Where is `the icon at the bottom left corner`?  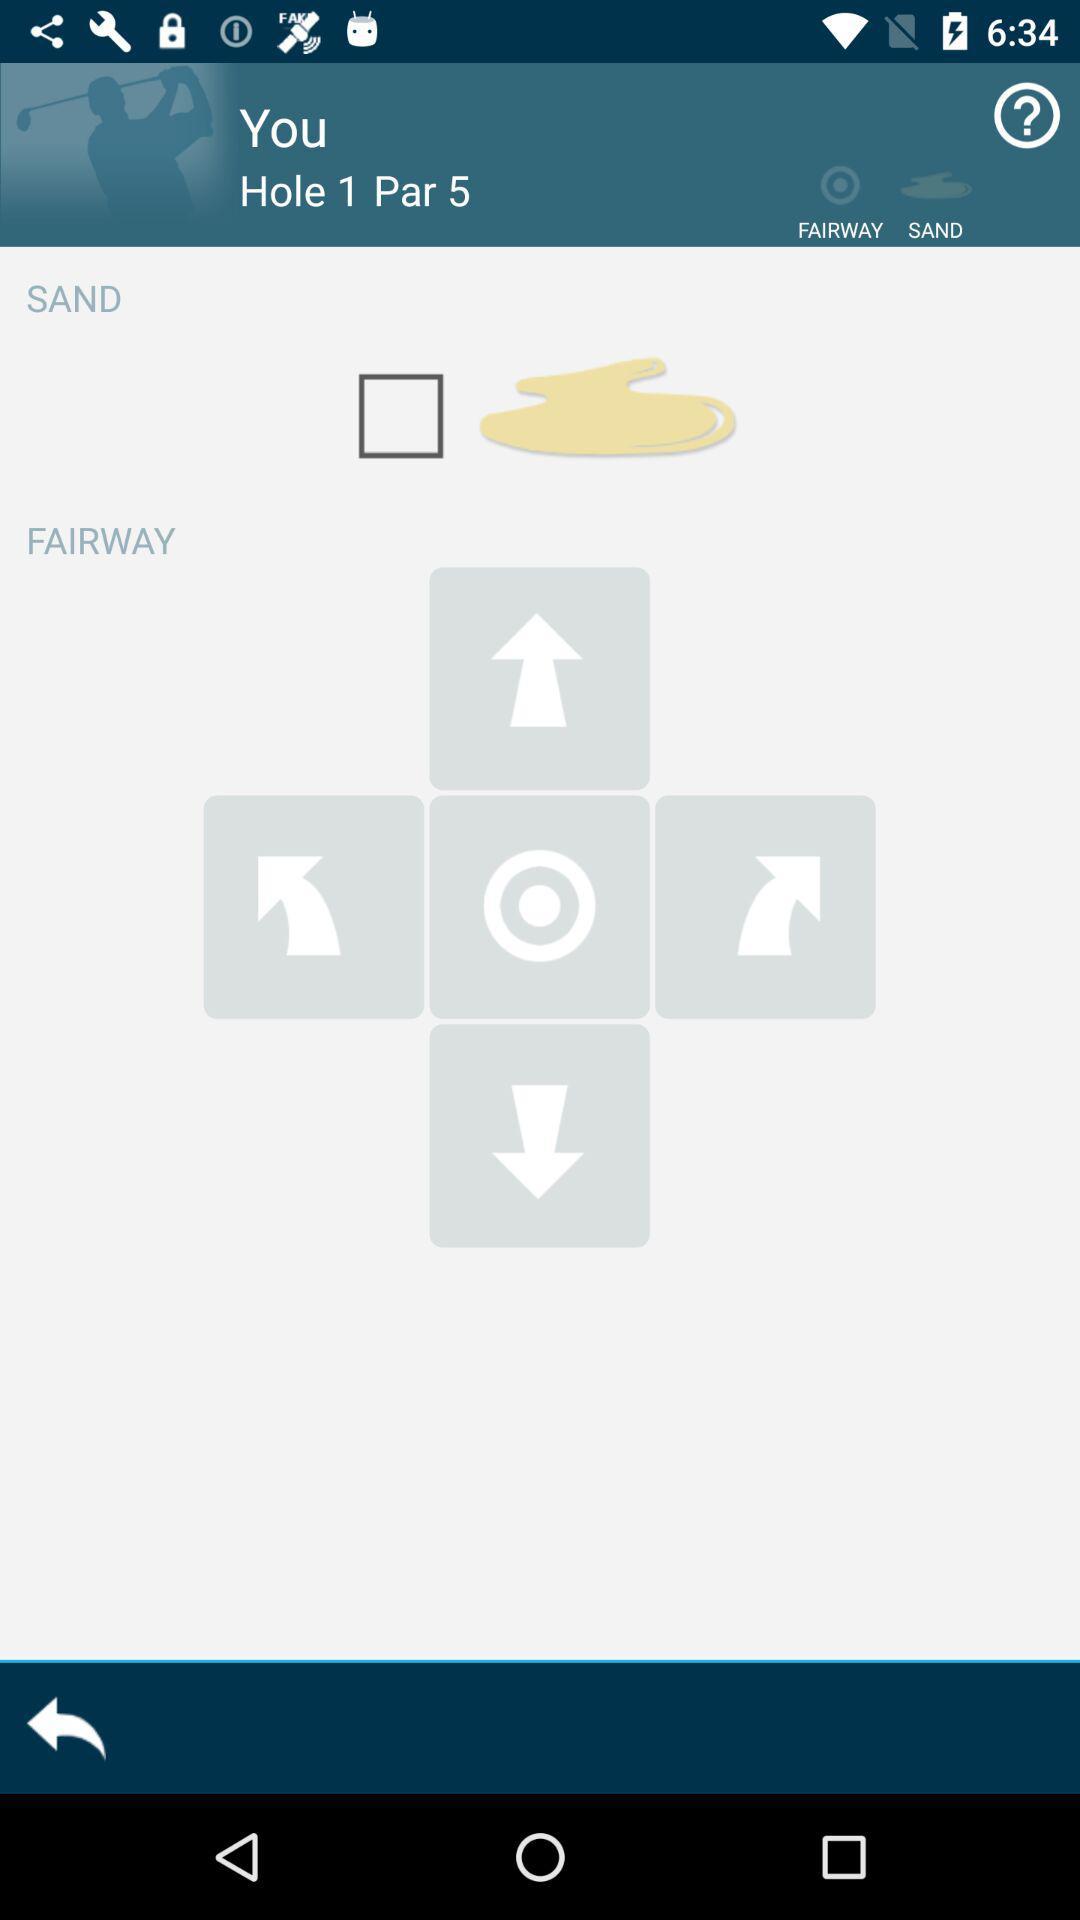 the icon at the bottom left corner is located at coordinates (64, 1727).